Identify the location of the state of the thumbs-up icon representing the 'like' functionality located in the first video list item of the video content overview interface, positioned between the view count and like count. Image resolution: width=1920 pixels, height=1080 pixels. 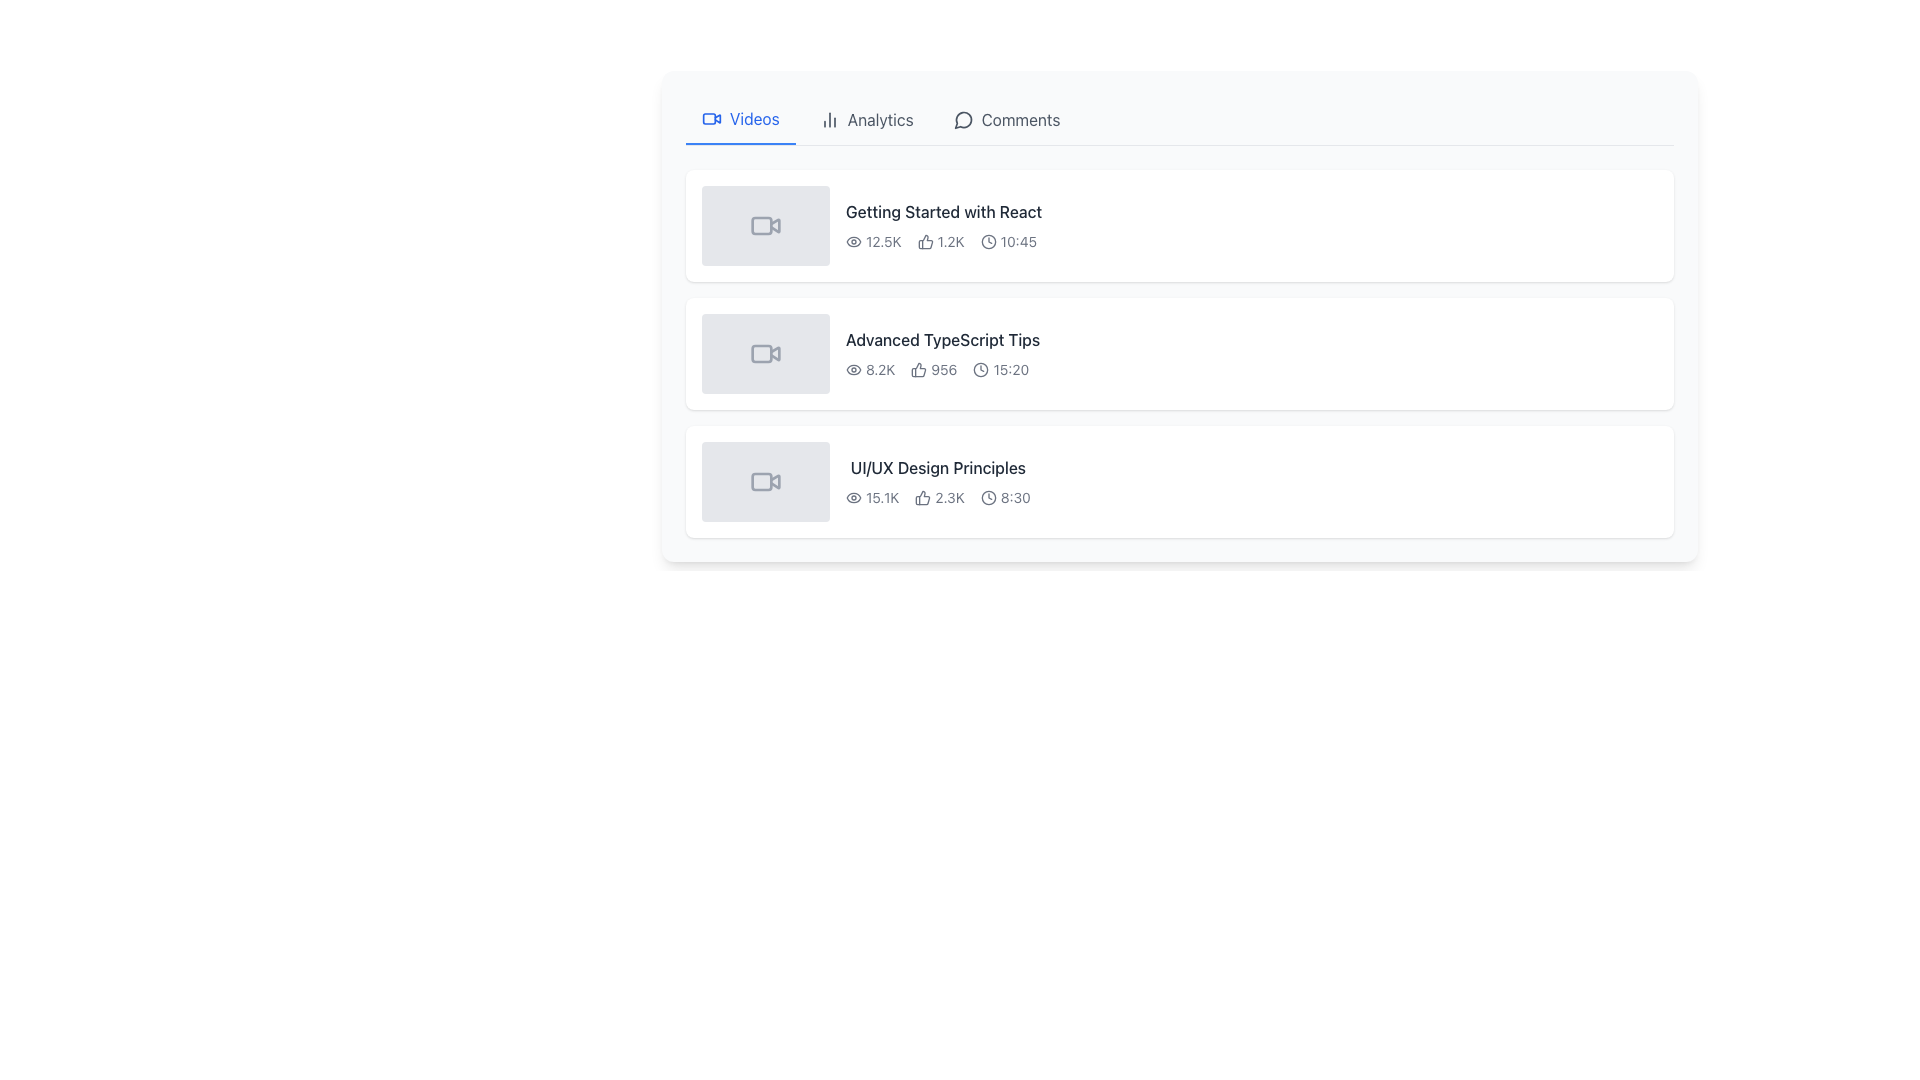
(924, 241).